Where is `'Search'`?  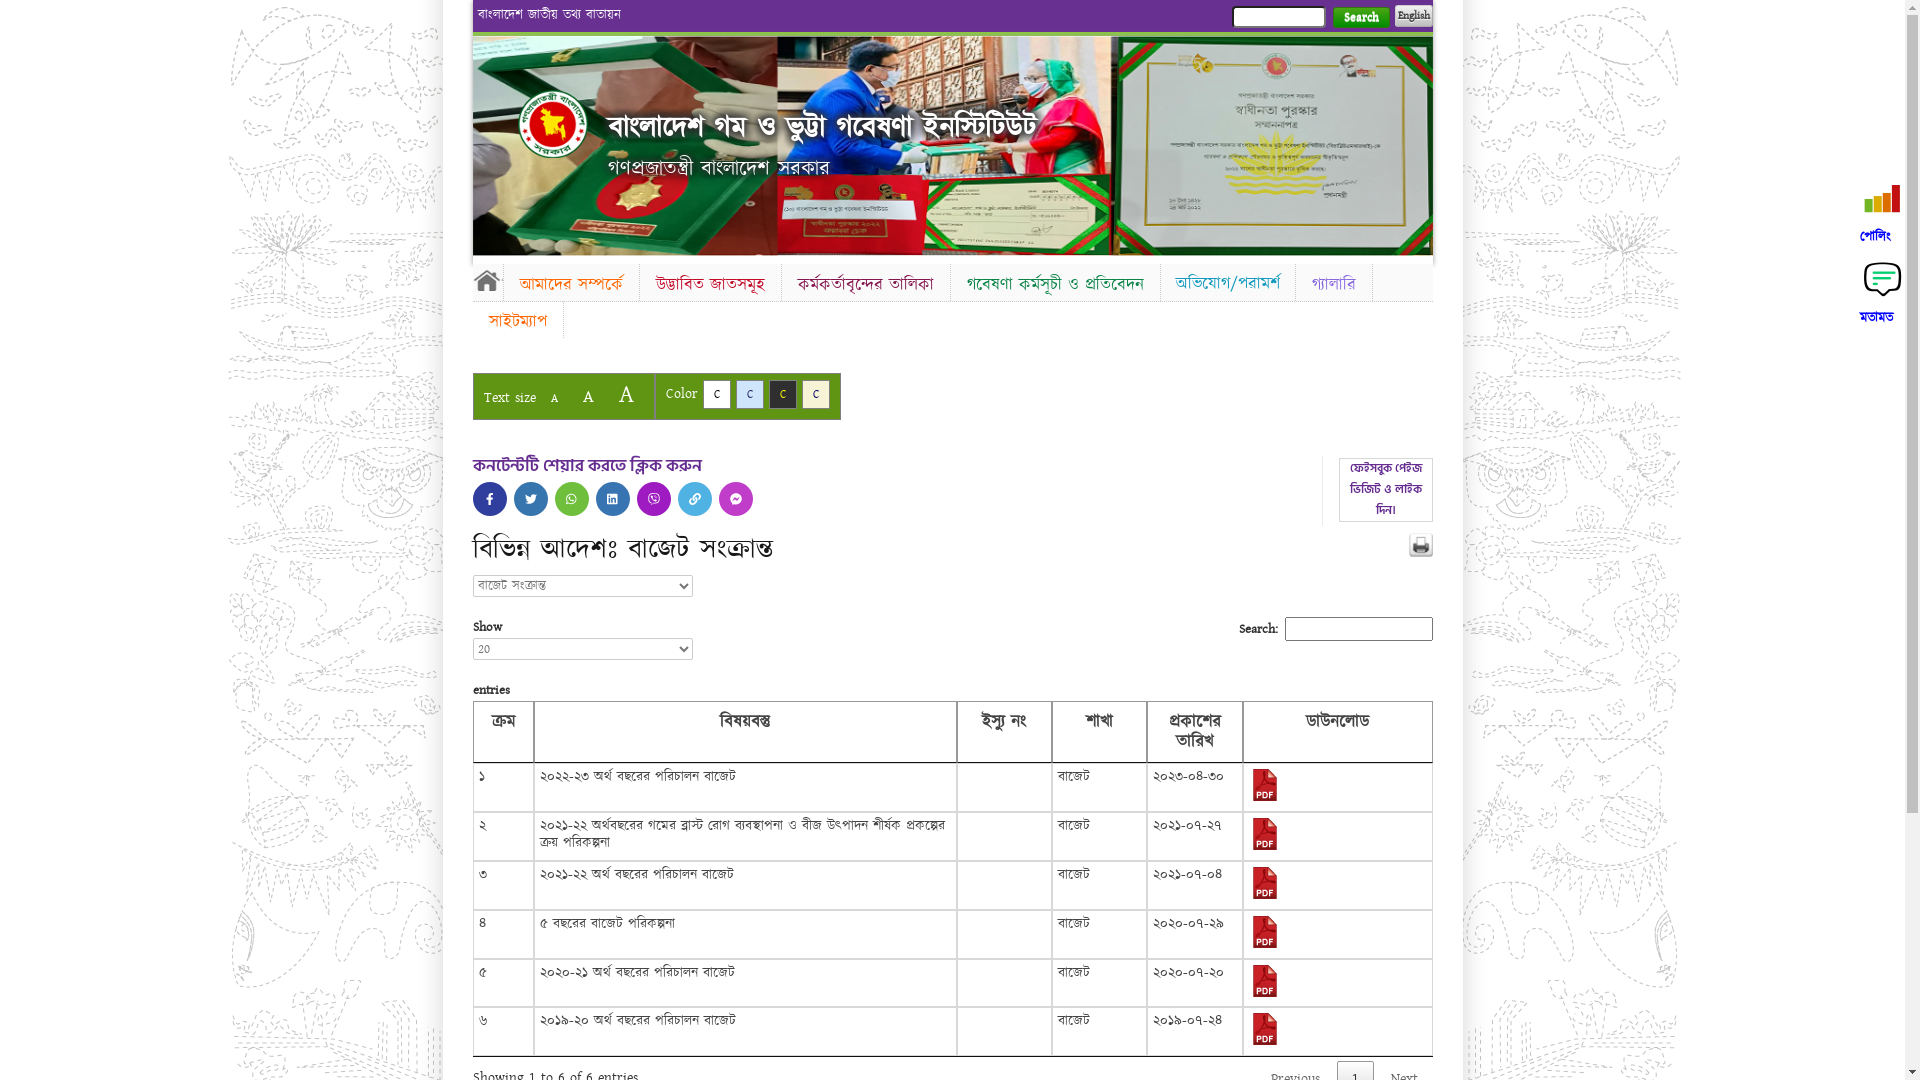 'Search' is located at coordinates (1360, 17).